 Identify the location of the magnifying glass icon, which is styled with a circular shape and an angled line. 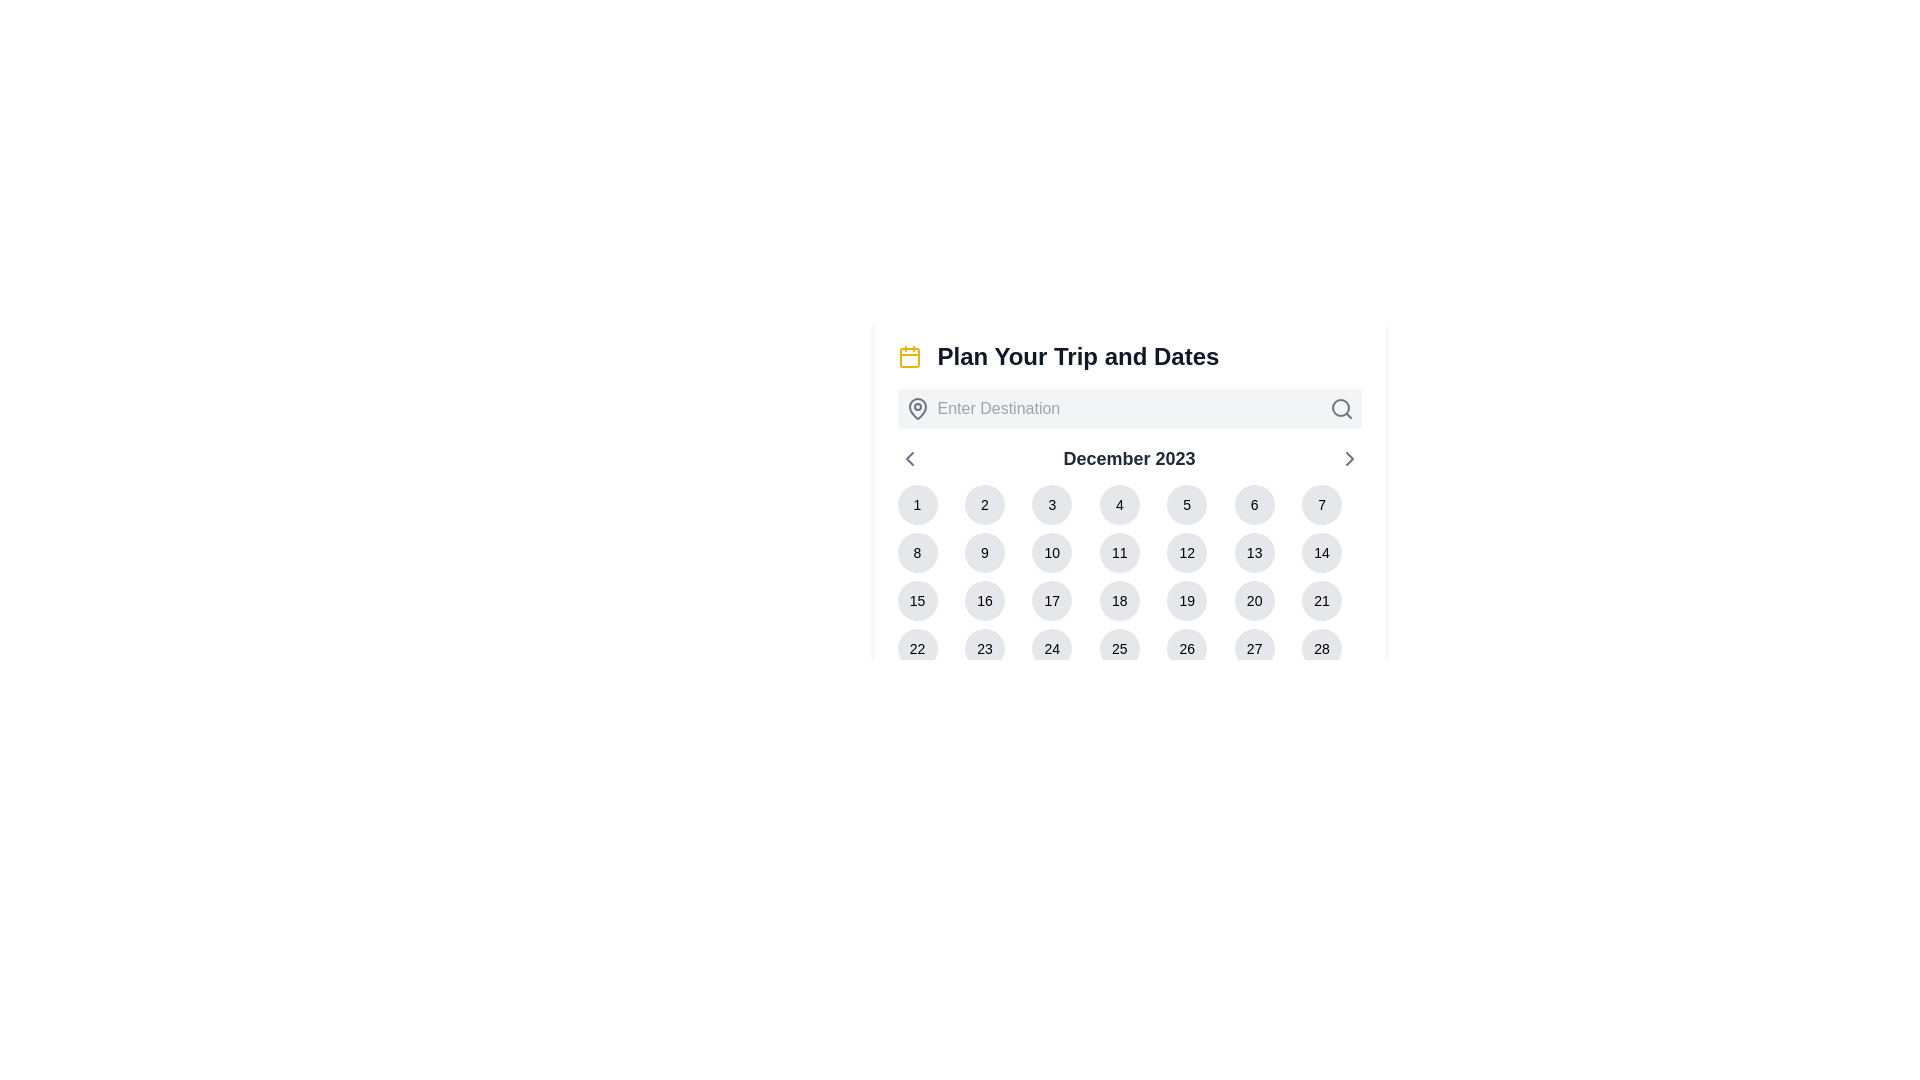
(1341, 407).